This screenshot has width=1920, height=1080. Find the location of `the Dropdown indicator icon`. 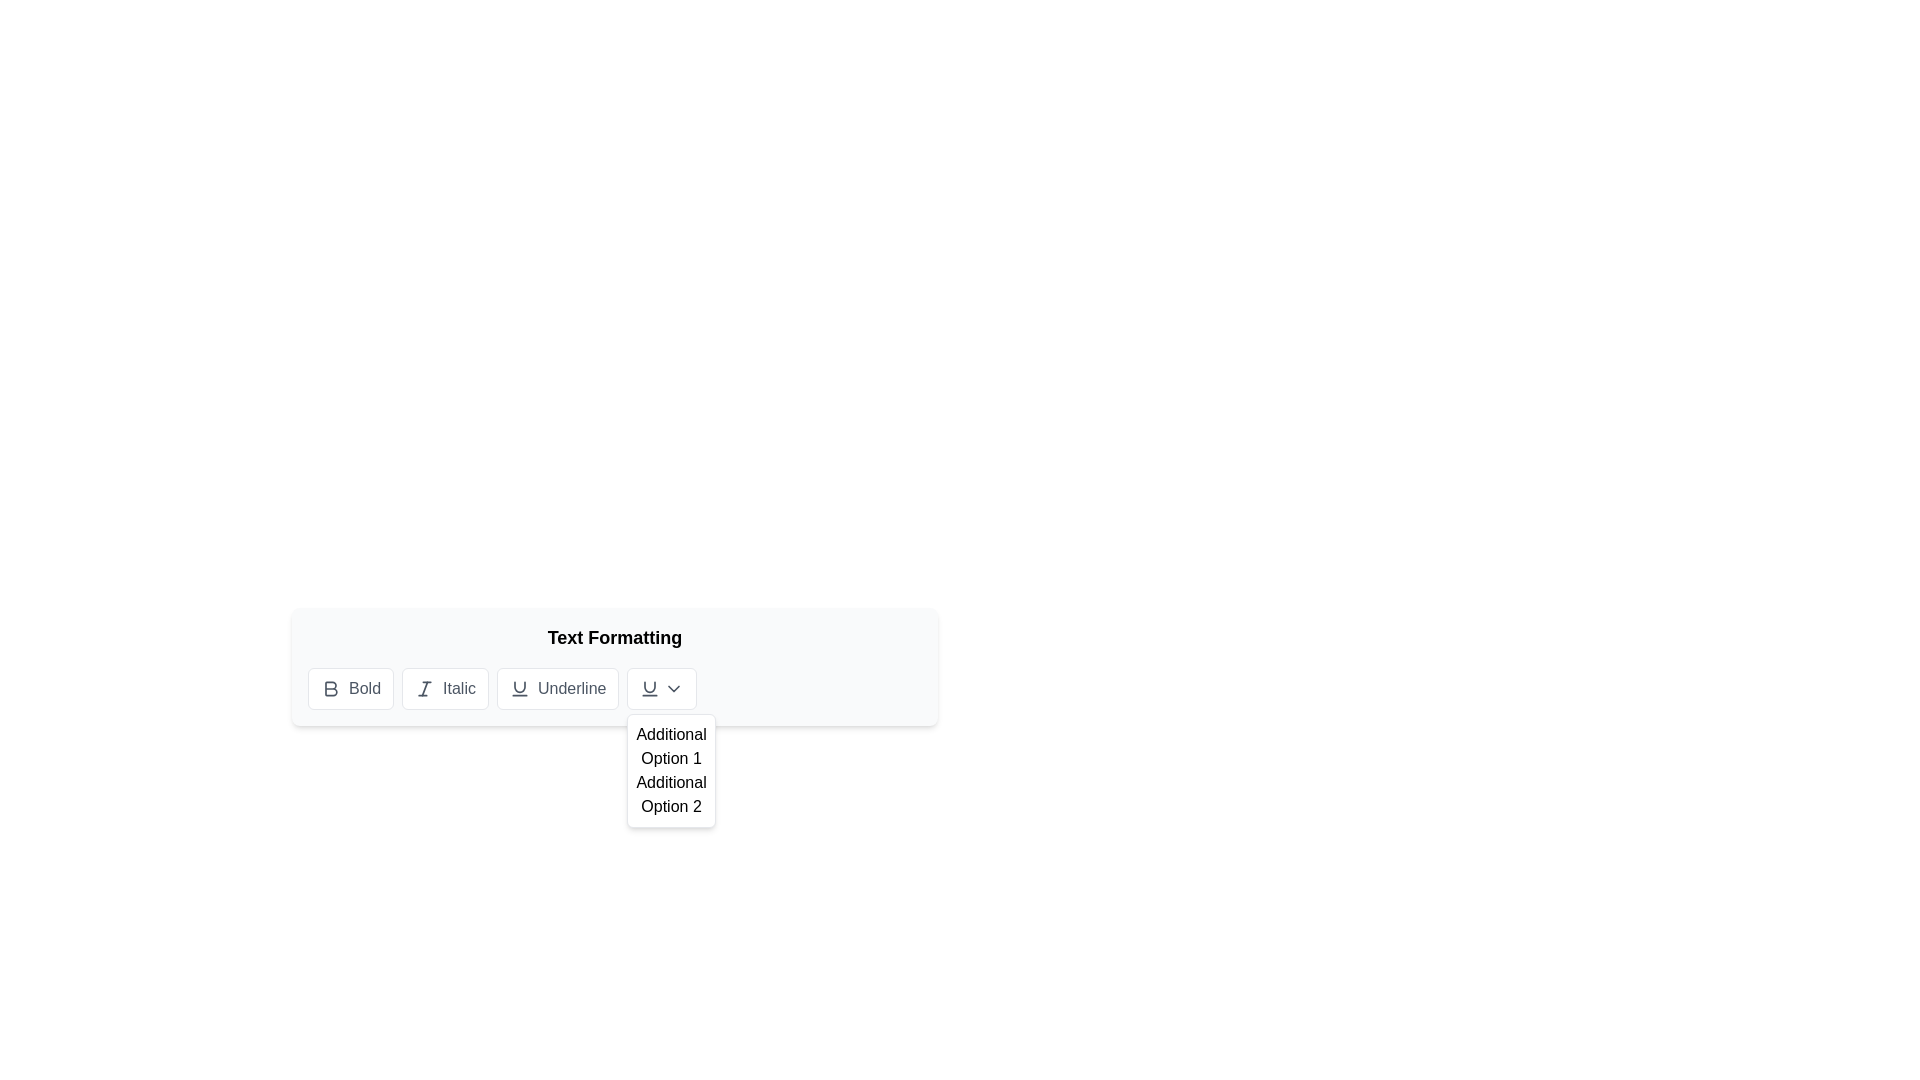

the Dropdown indicator icon is located at coordinates (674, 688).